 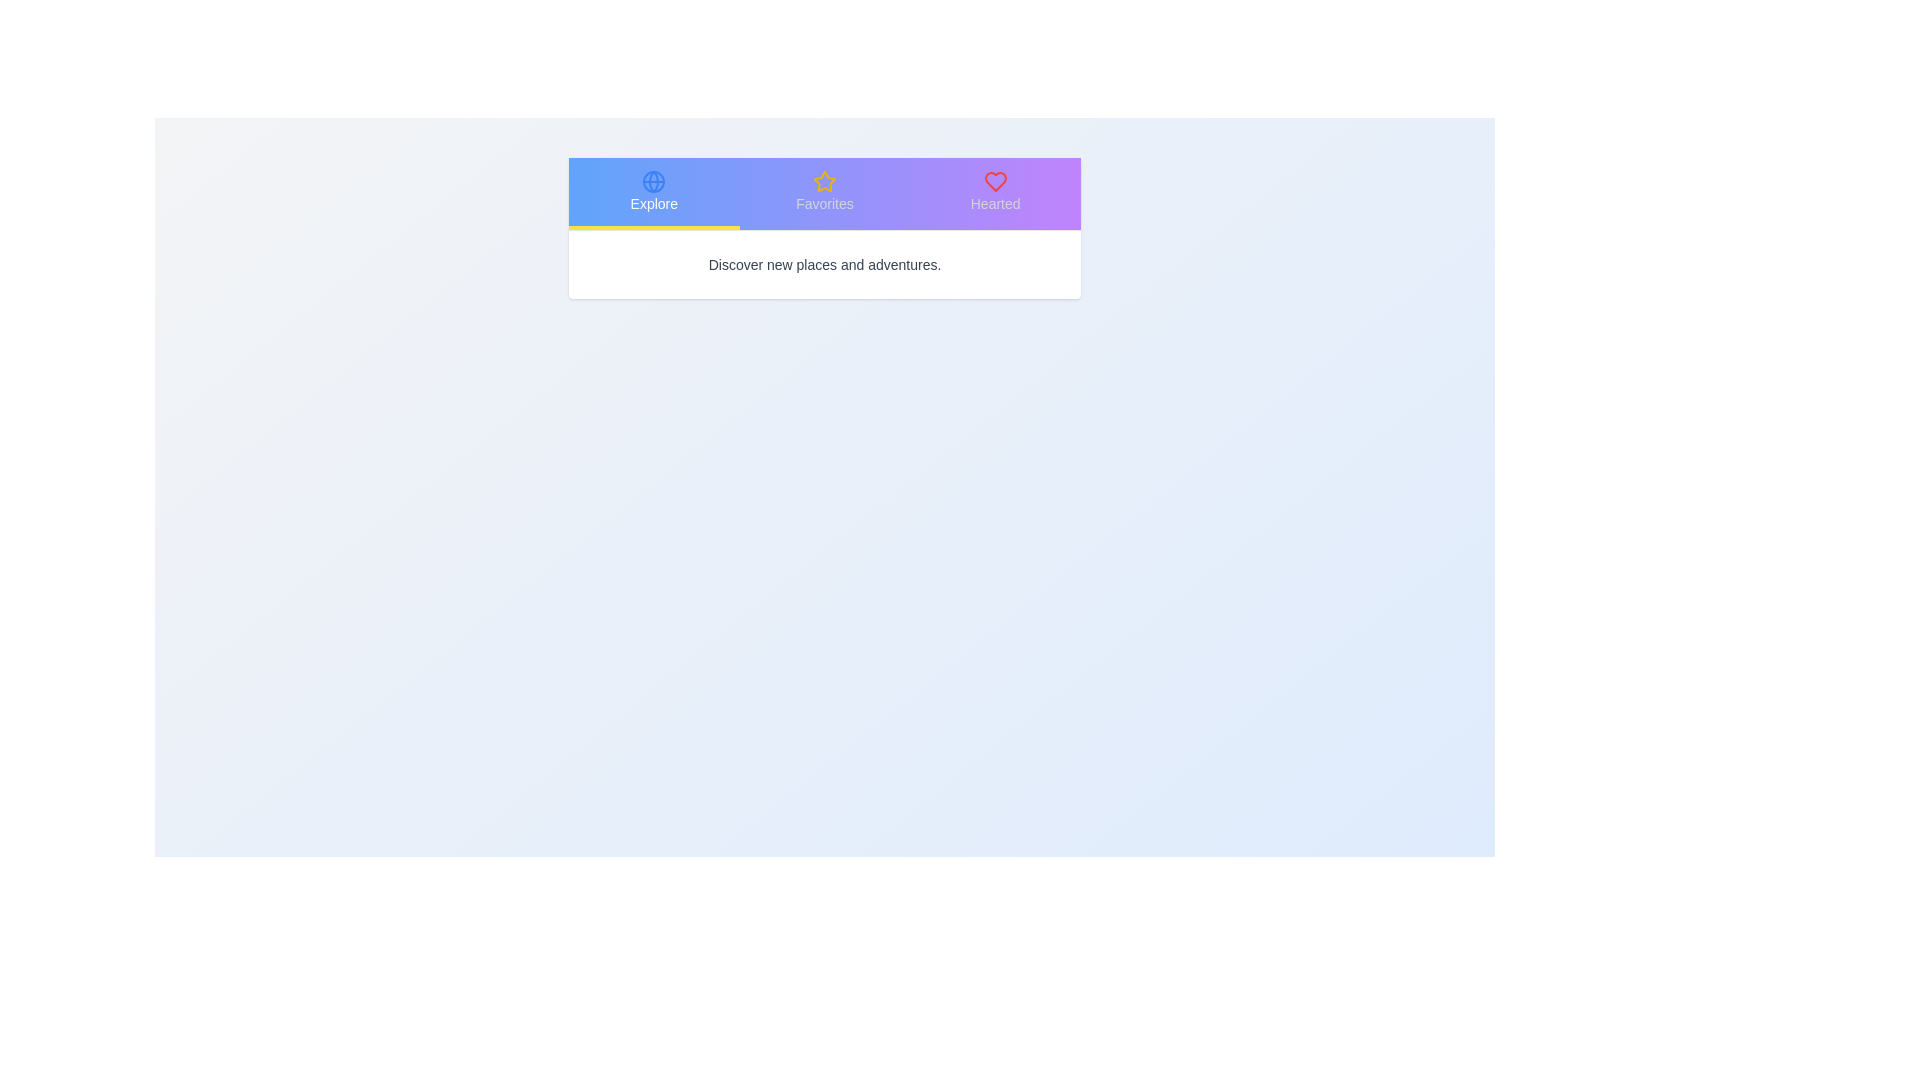 What do you see at coordinates (825, 193) in the screenshot?
I see `the tab labeled Favorites to observe its associated icon` at bounding box center [825, 193].